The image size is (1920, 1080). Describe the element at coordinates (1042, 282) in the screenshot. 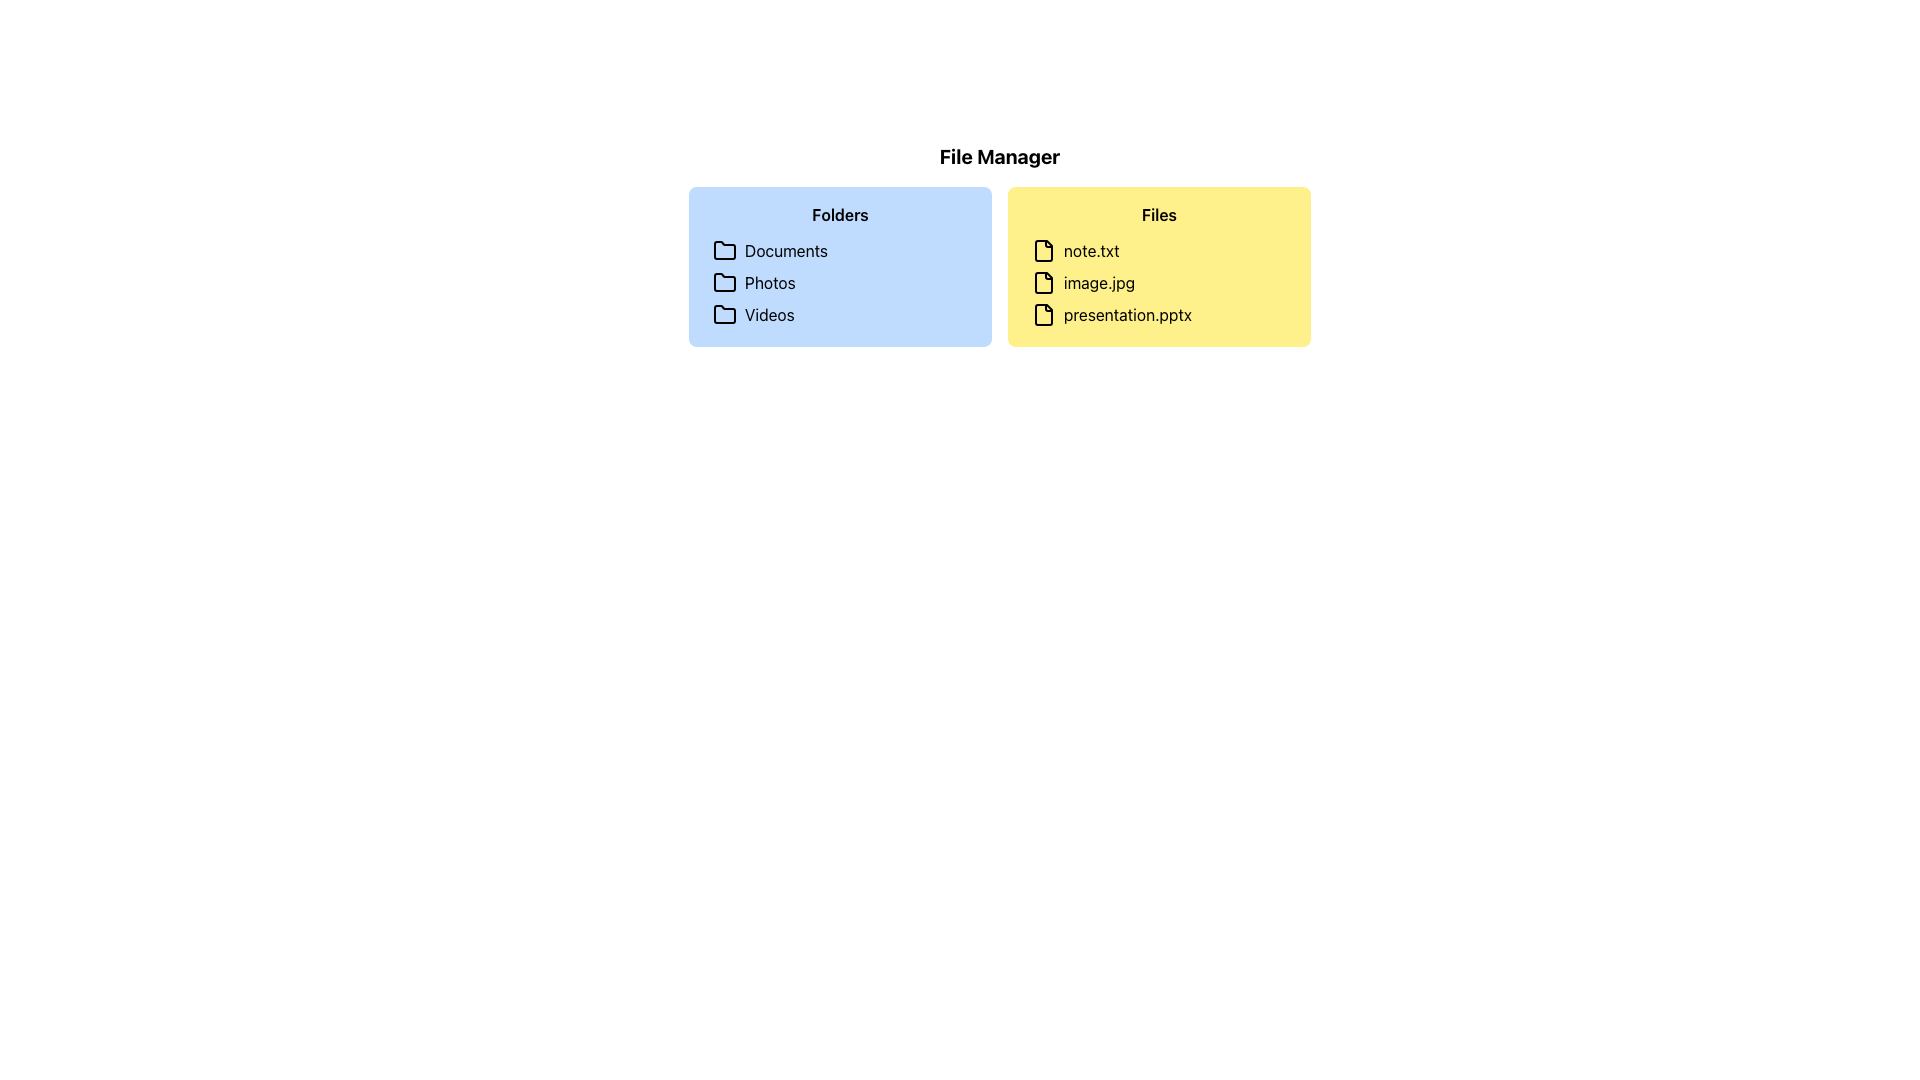

I see `the document file icon located in the 'Files' section, positioned immediately to the left of the text 'image.jpg'` at that location.